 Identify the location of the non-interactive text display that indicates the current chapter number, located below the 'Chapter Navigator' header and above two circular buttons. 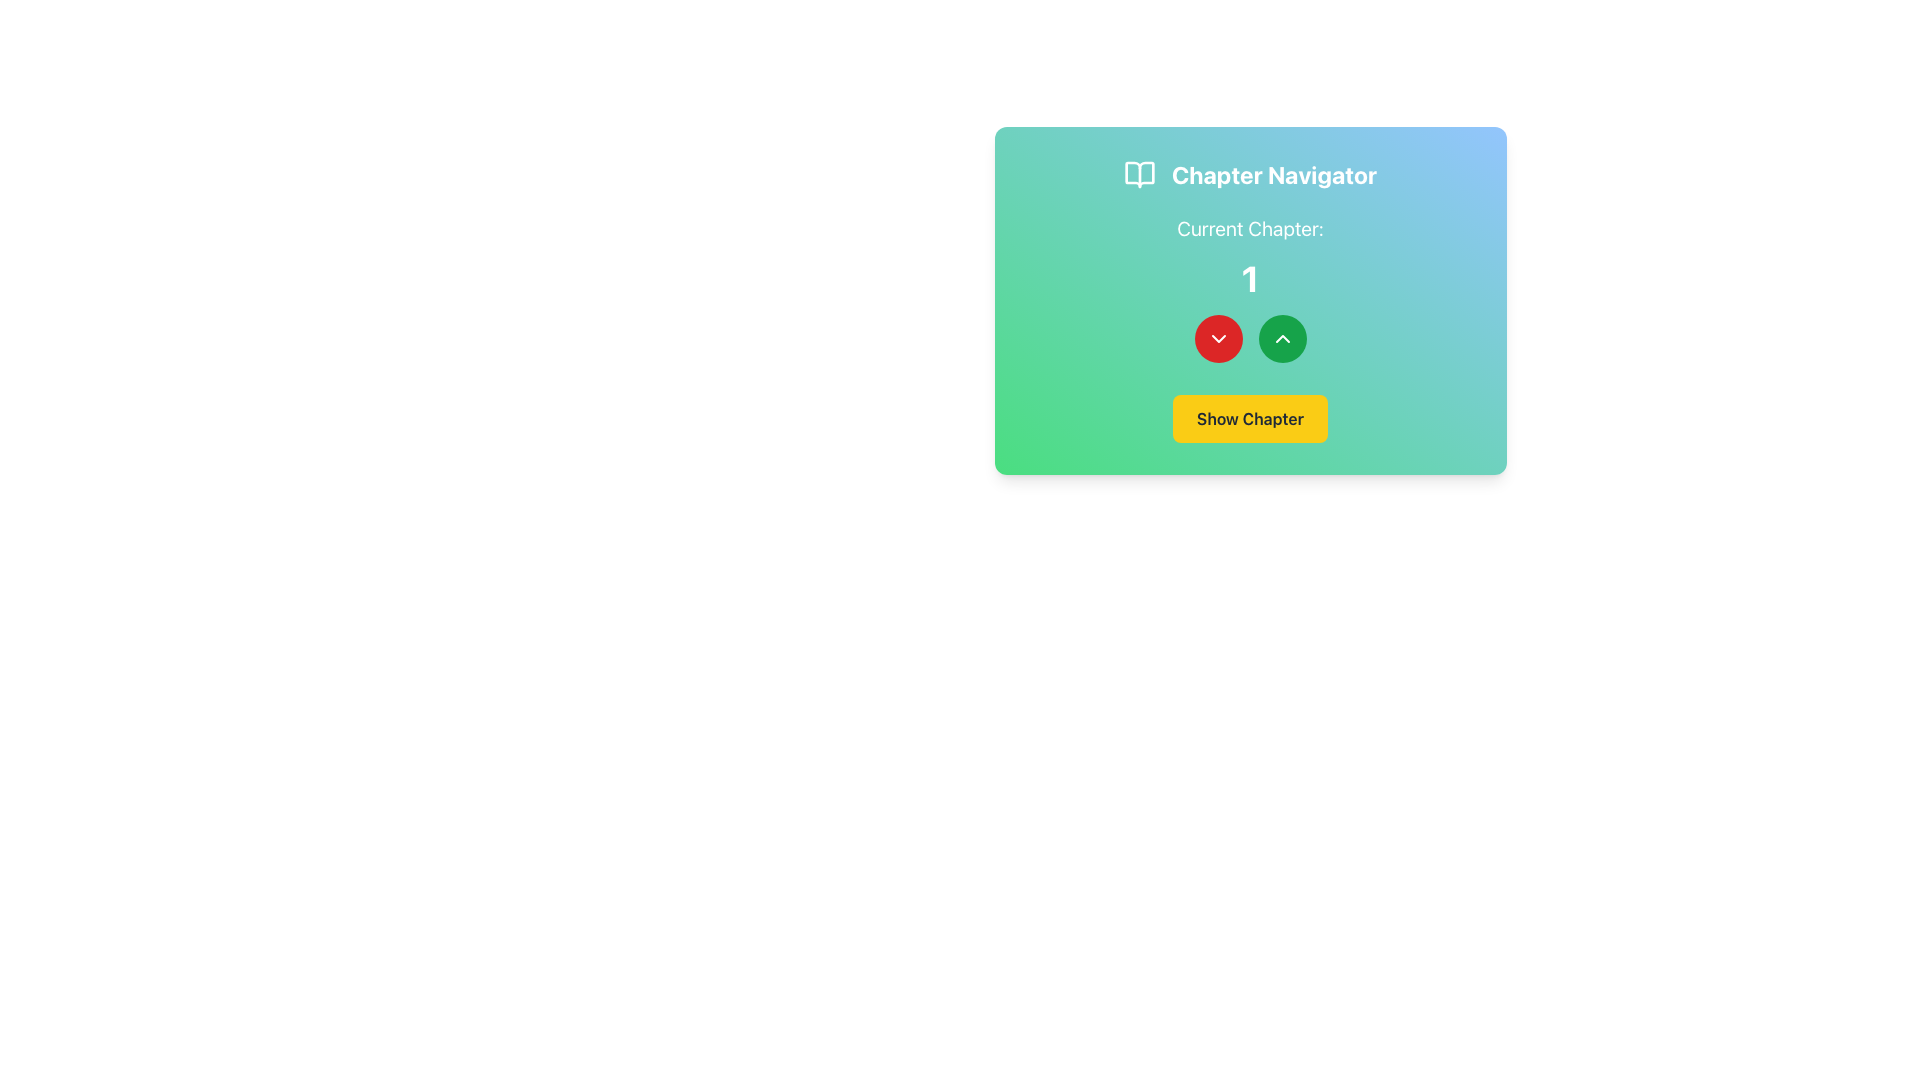
(1249, 289).